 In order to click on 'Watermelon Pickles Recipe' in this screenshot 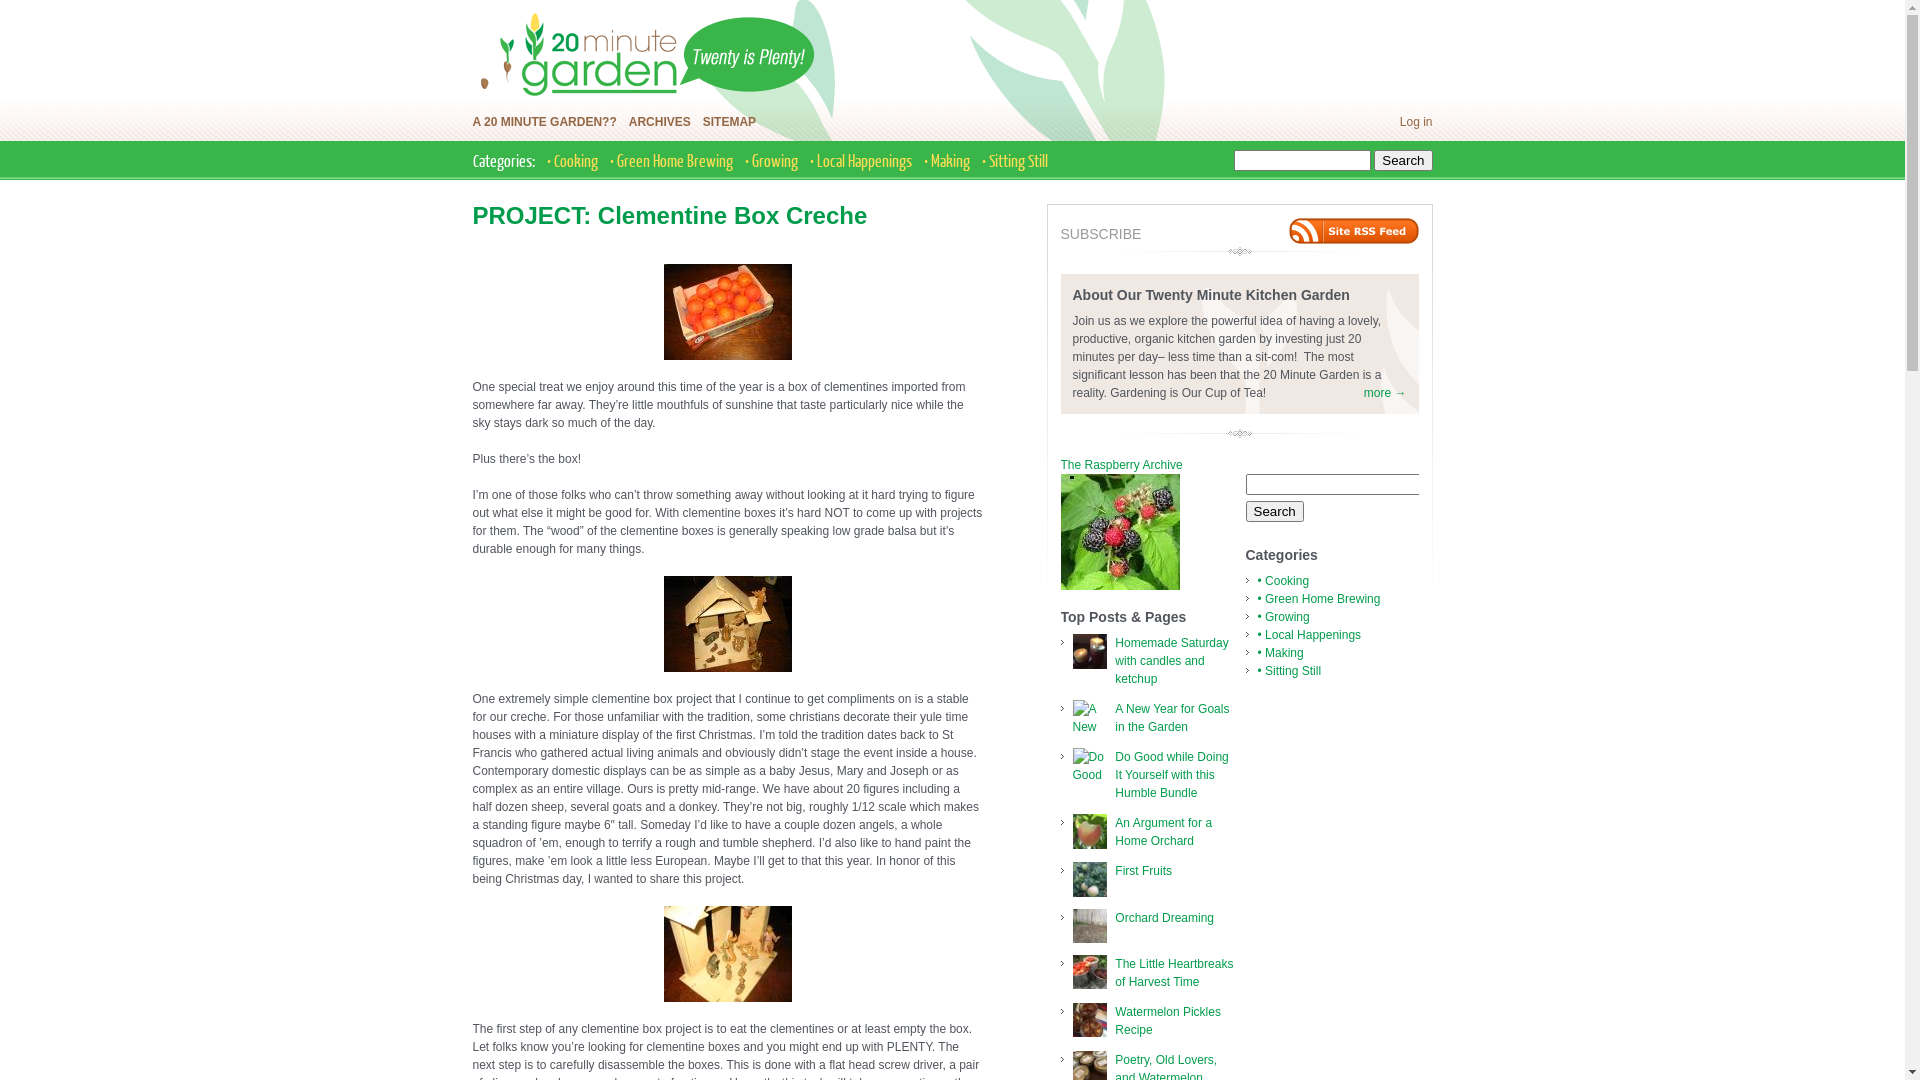, I will do `click(1113, 1021)`.